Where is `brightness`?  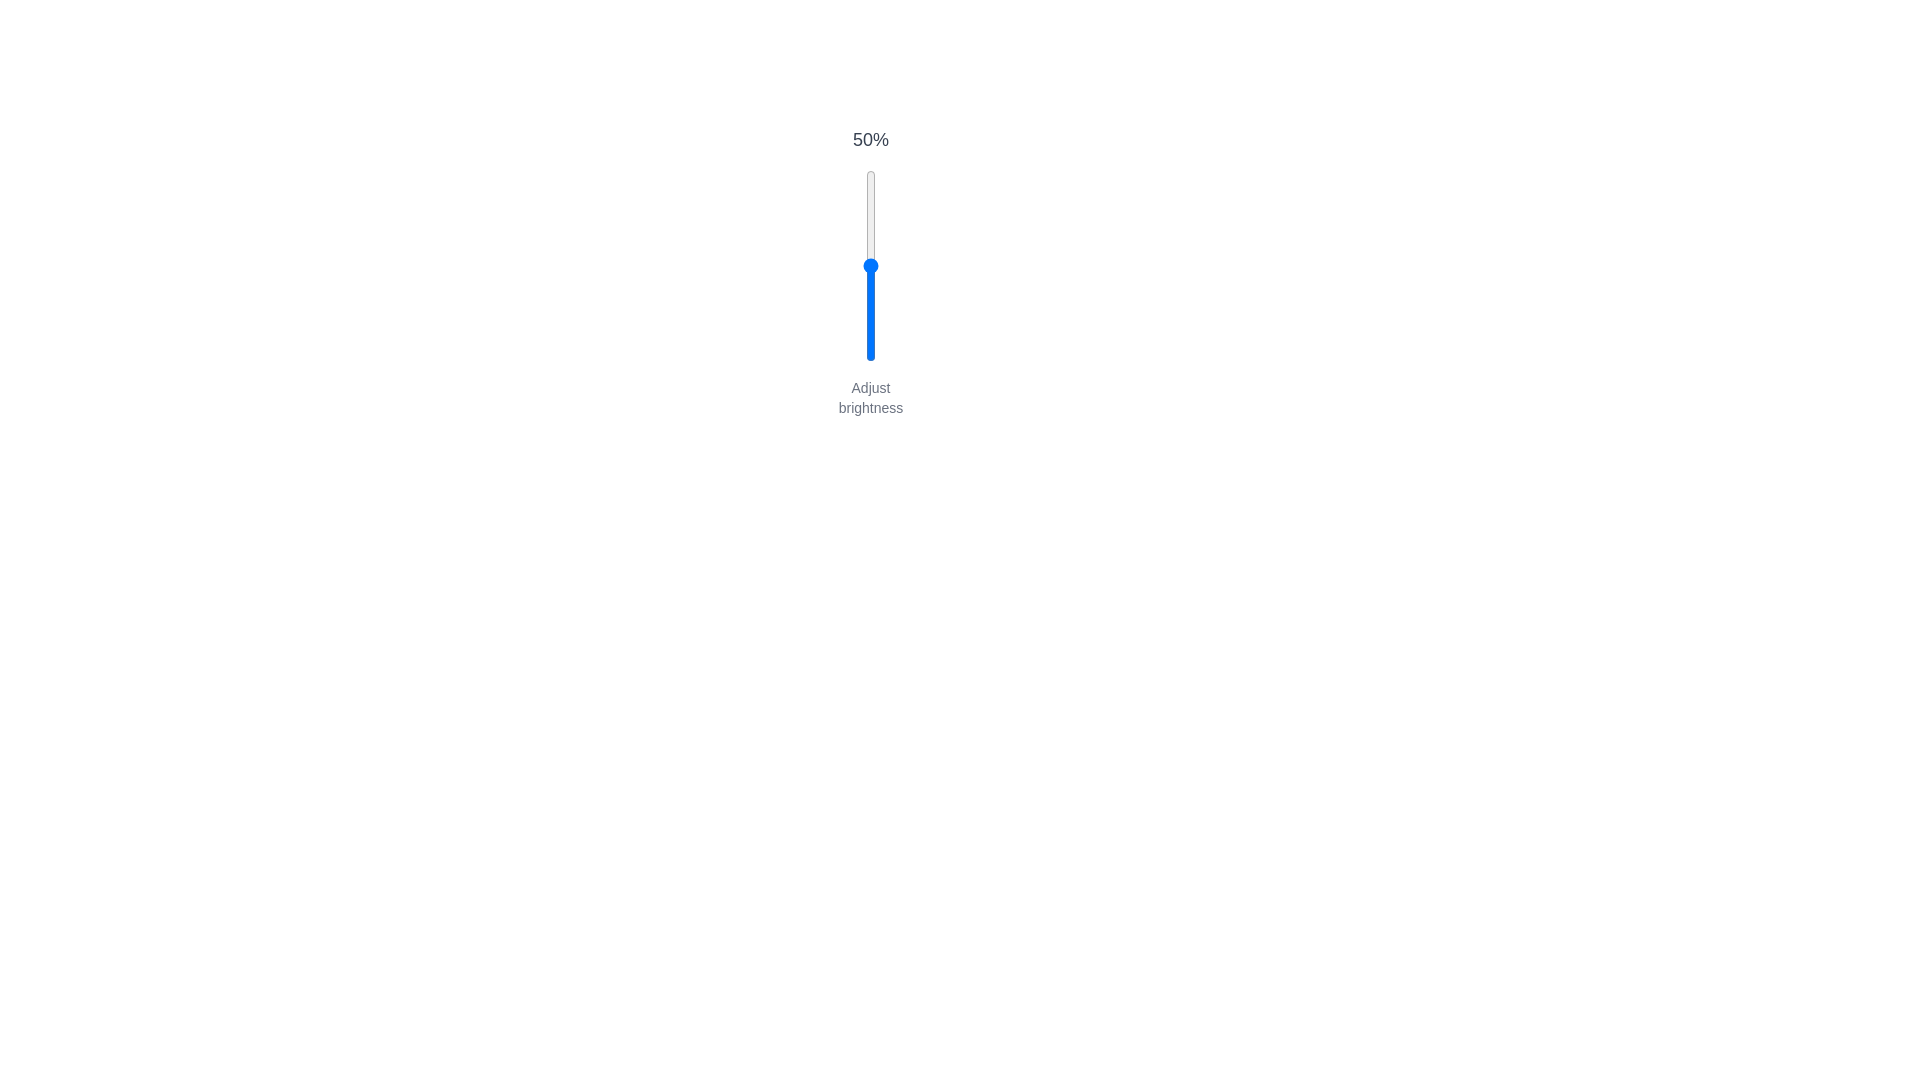
brightness is located at coordinates (870, 235).